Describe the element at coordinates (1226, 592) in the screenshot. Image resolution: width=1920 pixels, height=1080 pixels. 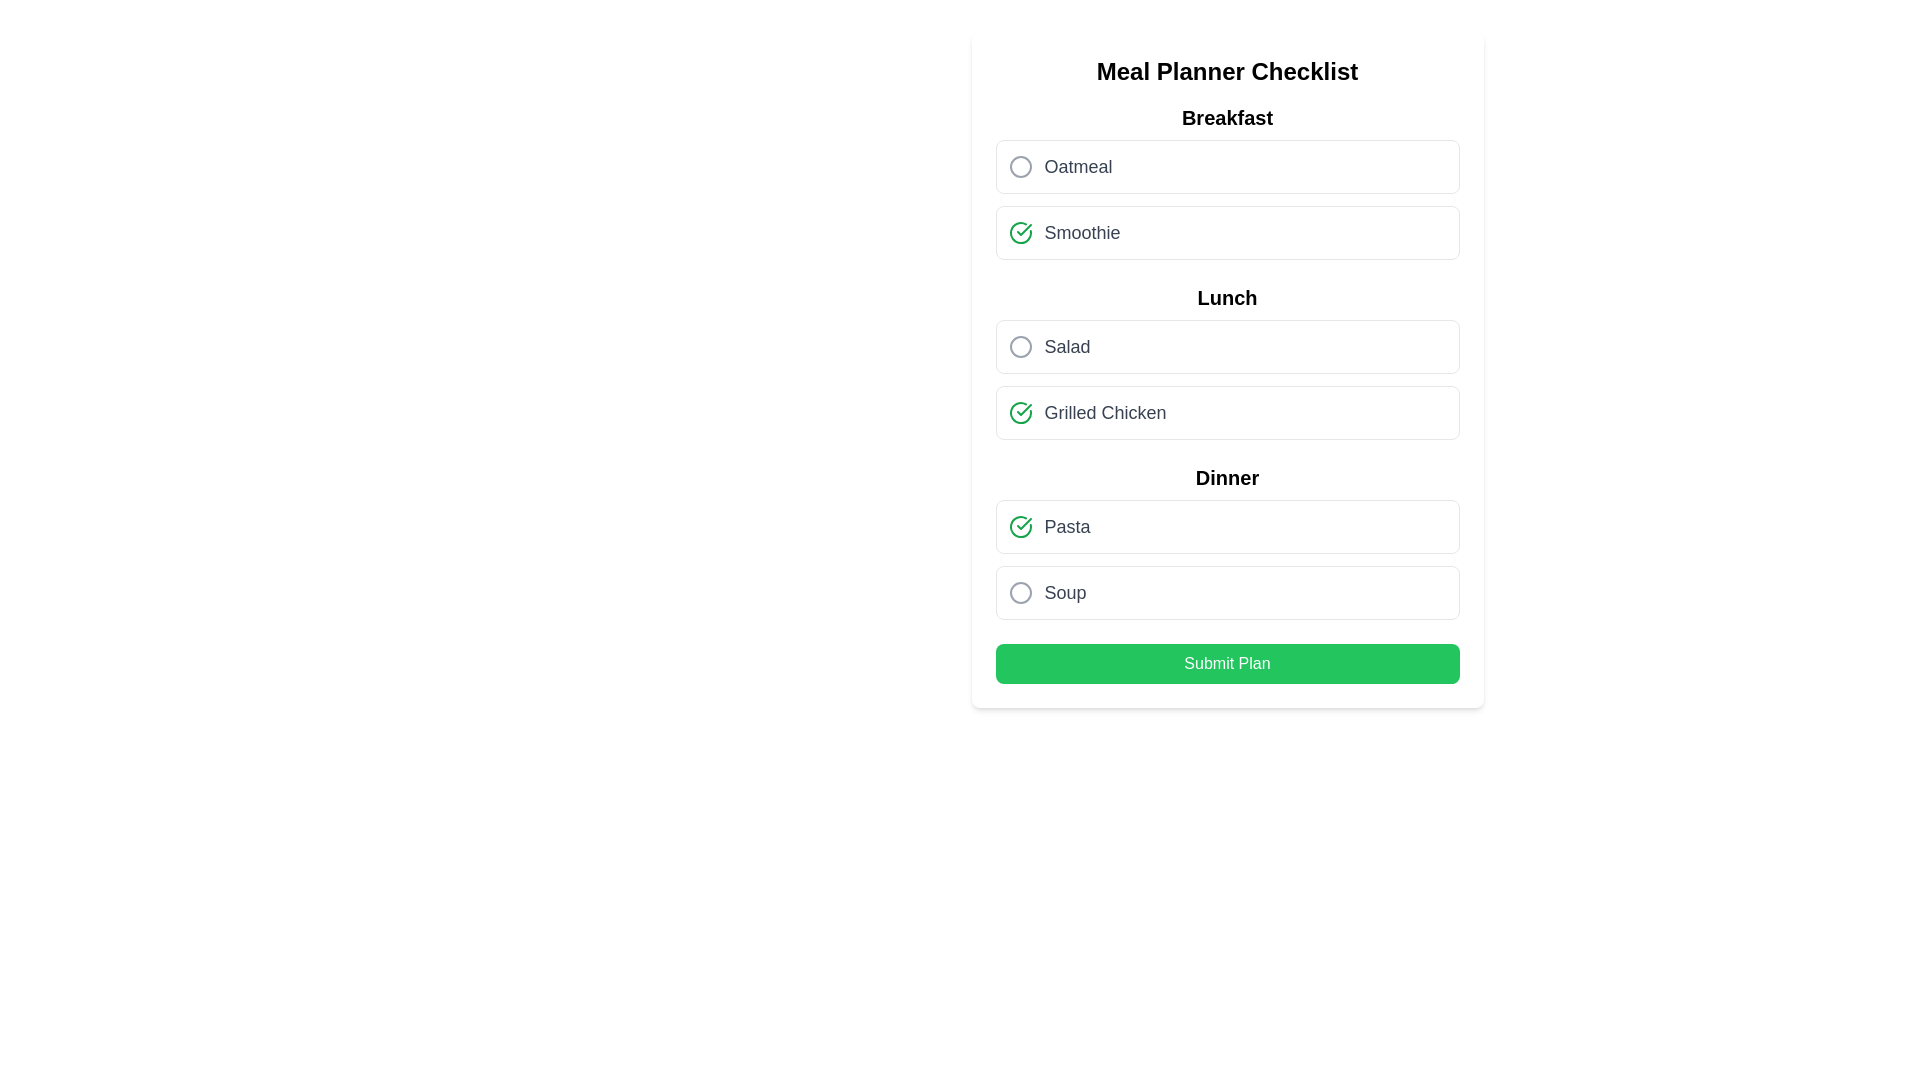
I see `the Checkbox list item labeled 'Soup' in the Dinner section of the Meal Planner Checklist` at that location.